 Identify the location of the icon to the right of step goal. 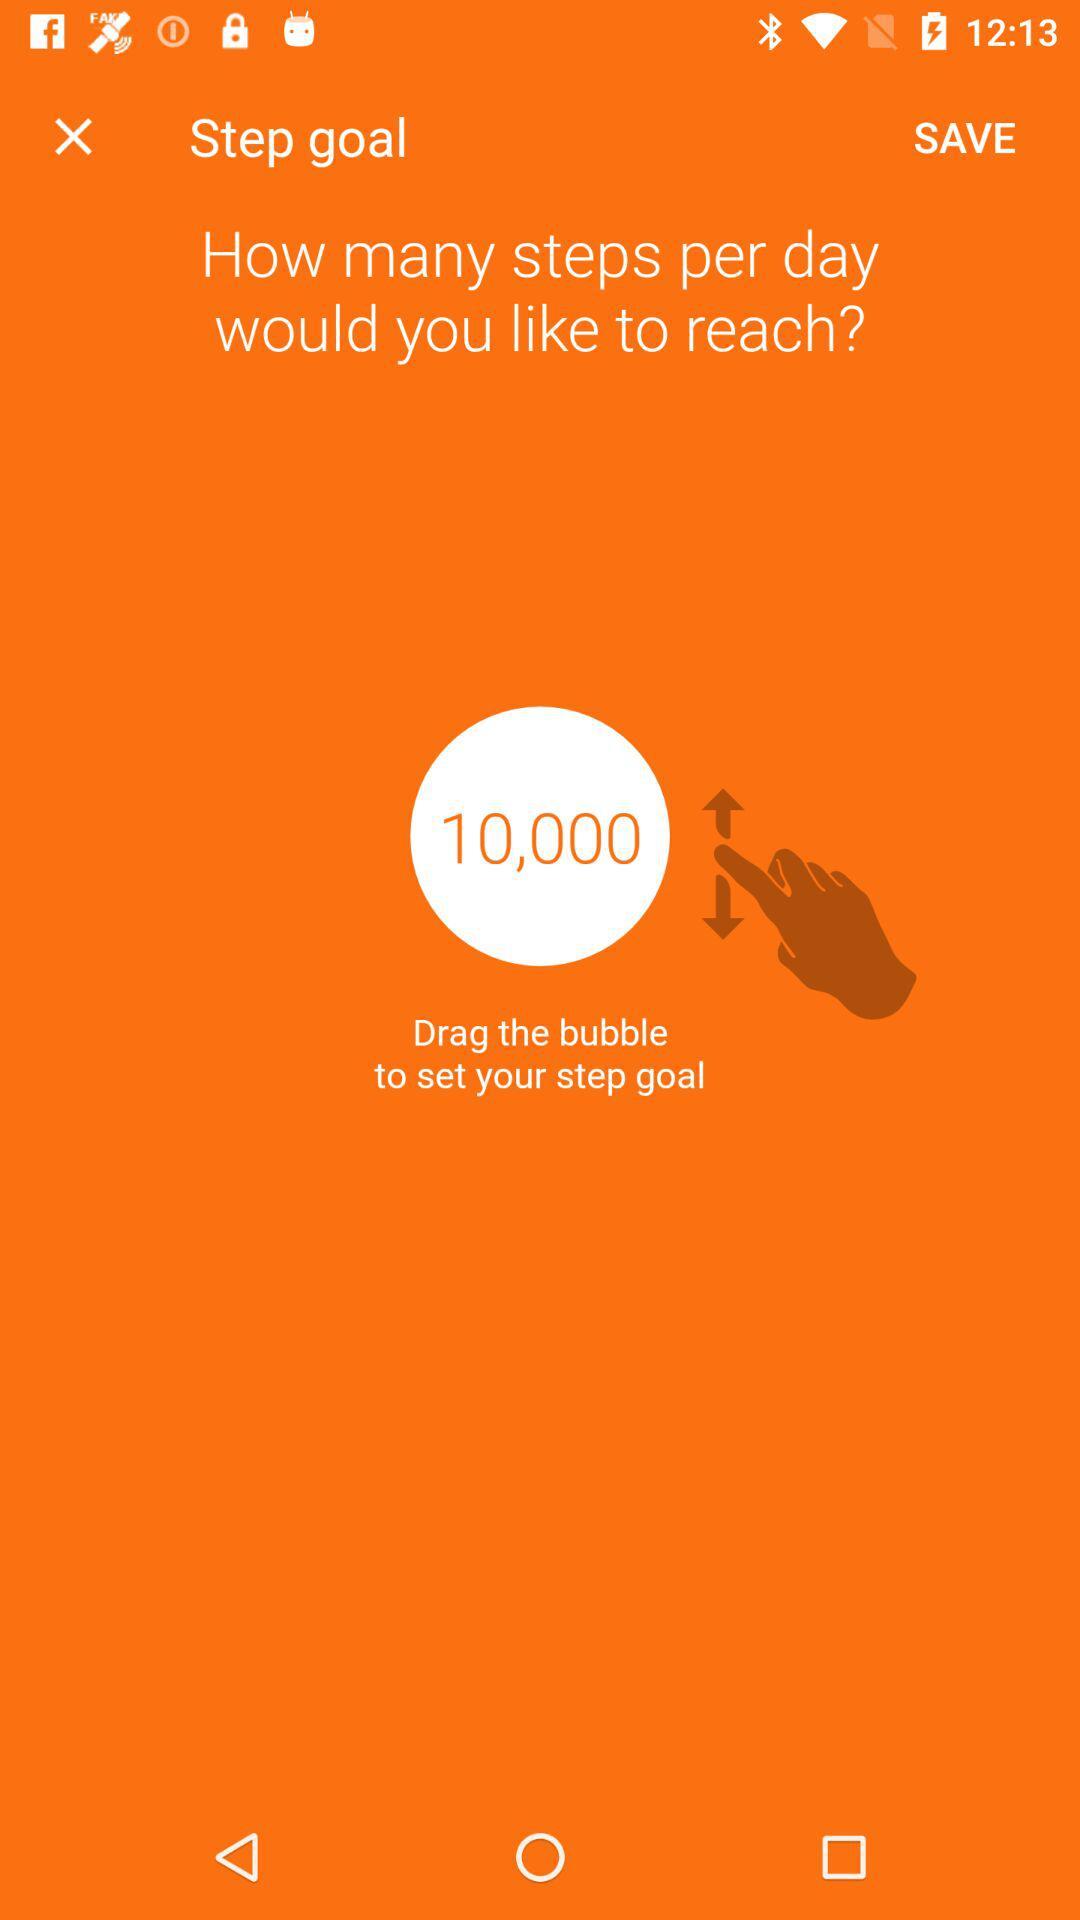
(963, 135).